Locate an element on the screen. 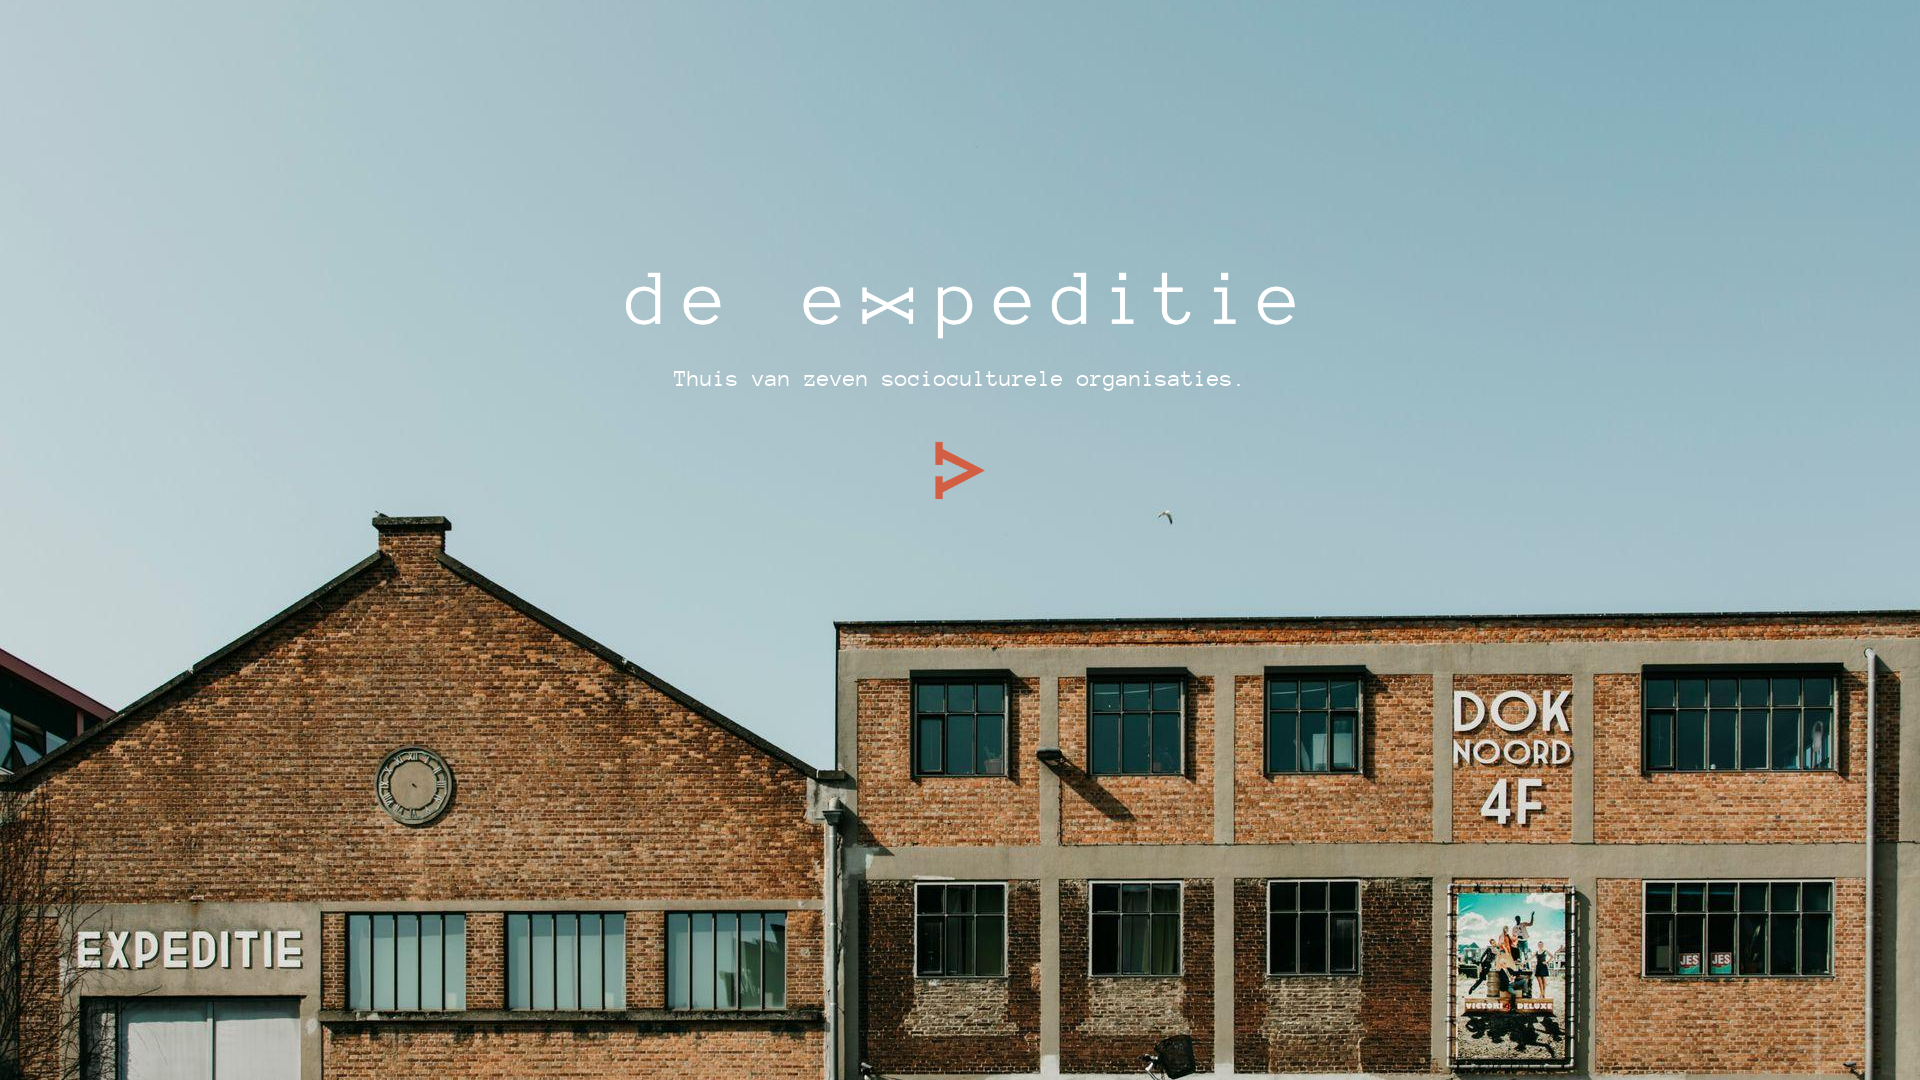  ' Thuis van zeven socioculturele organisaties' is located at coordinates (945, 378).